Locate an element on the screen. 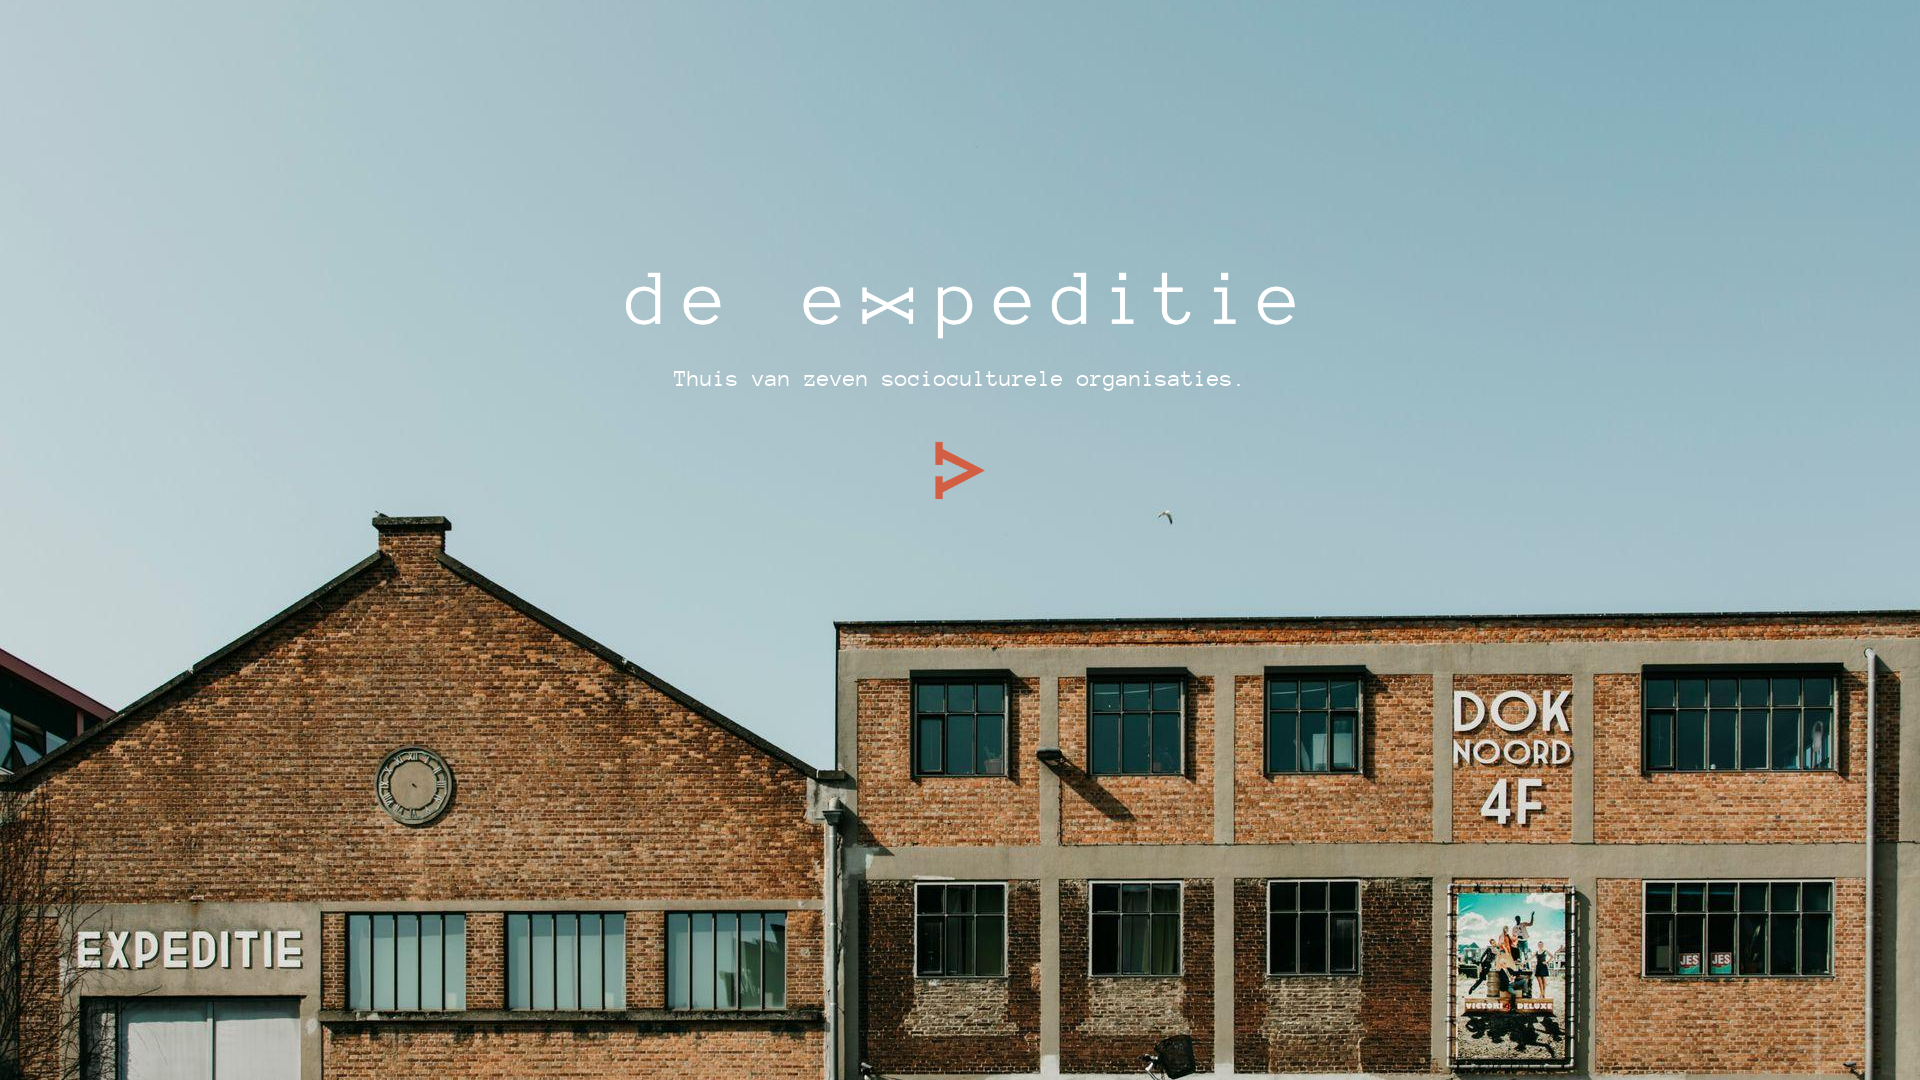  ' Thuis van zeven socioculturele organisaties' is located at coordinates (945, 378).